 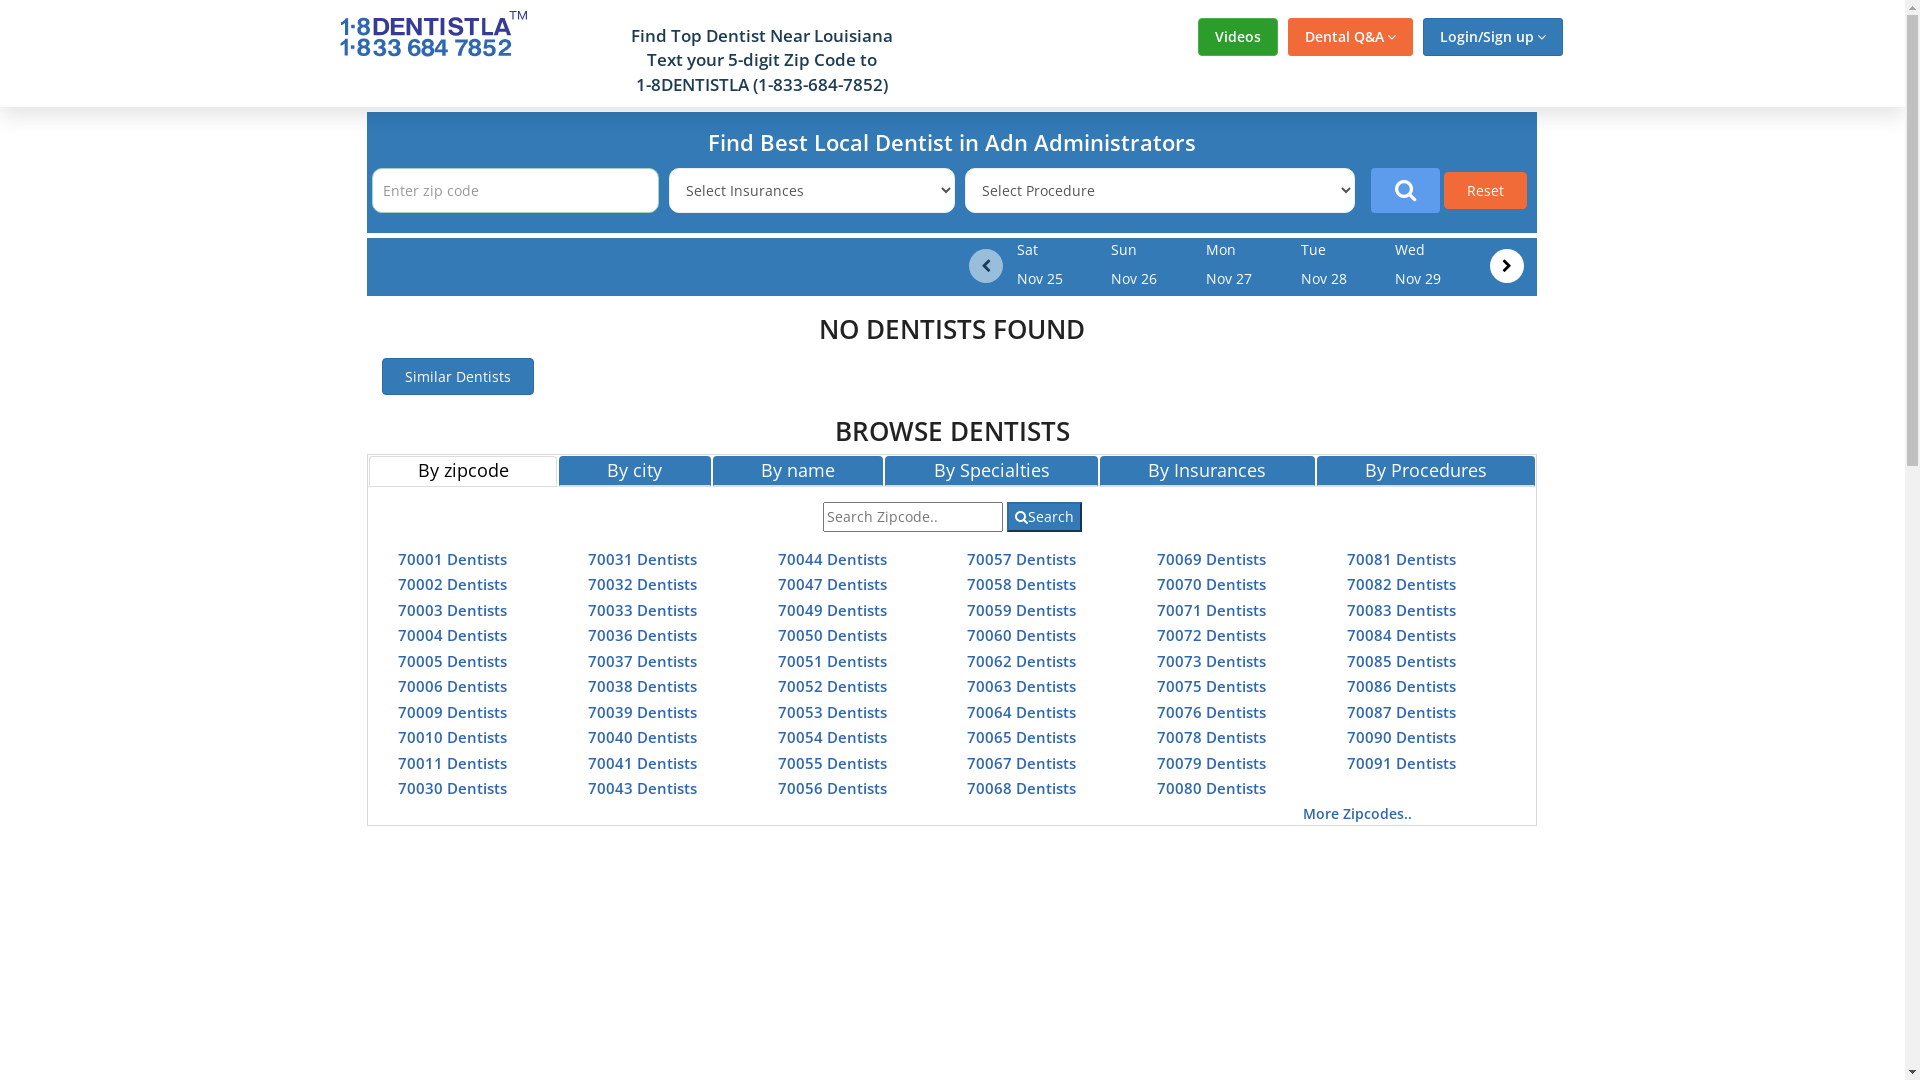 I want to click on 'By city', so click(x=633, y=470).